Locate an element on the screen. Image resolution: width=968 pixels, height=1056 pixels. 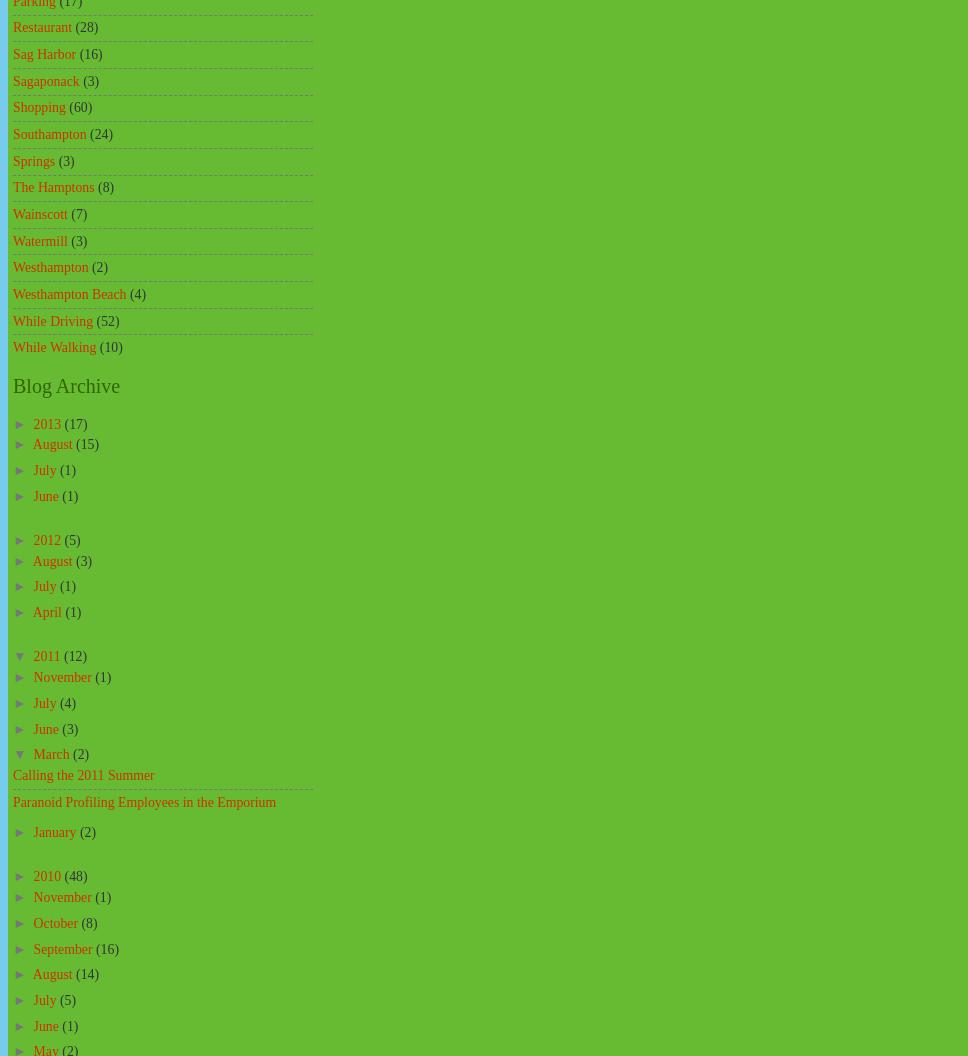
'Wainscott' is located at coordinates (39, 213).